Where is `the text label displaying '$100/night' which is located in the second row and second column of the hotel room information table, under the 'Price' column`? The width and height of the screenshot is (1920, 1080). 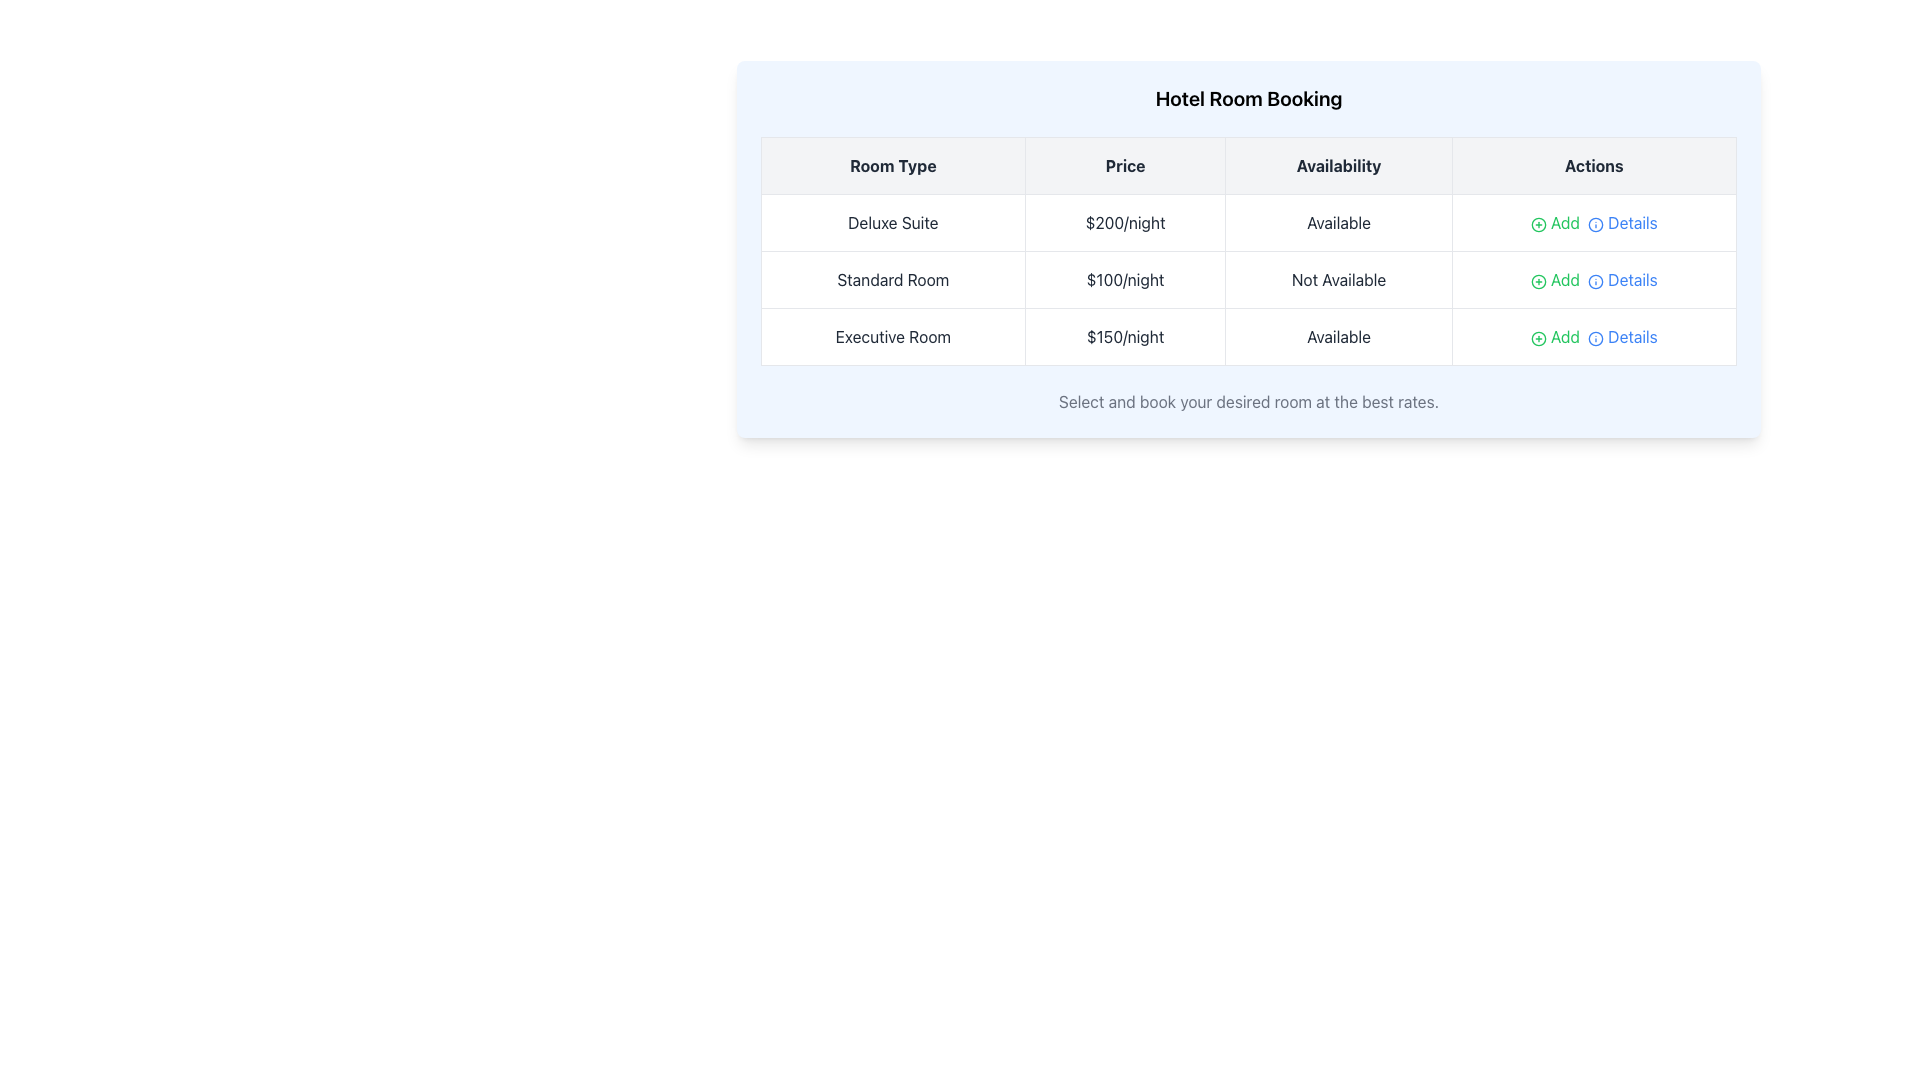 the text label displaying '$100/night' which is located in the second row and second column of the hotel room information table, under the 'Price' column is located at coordinates (1125, 280).